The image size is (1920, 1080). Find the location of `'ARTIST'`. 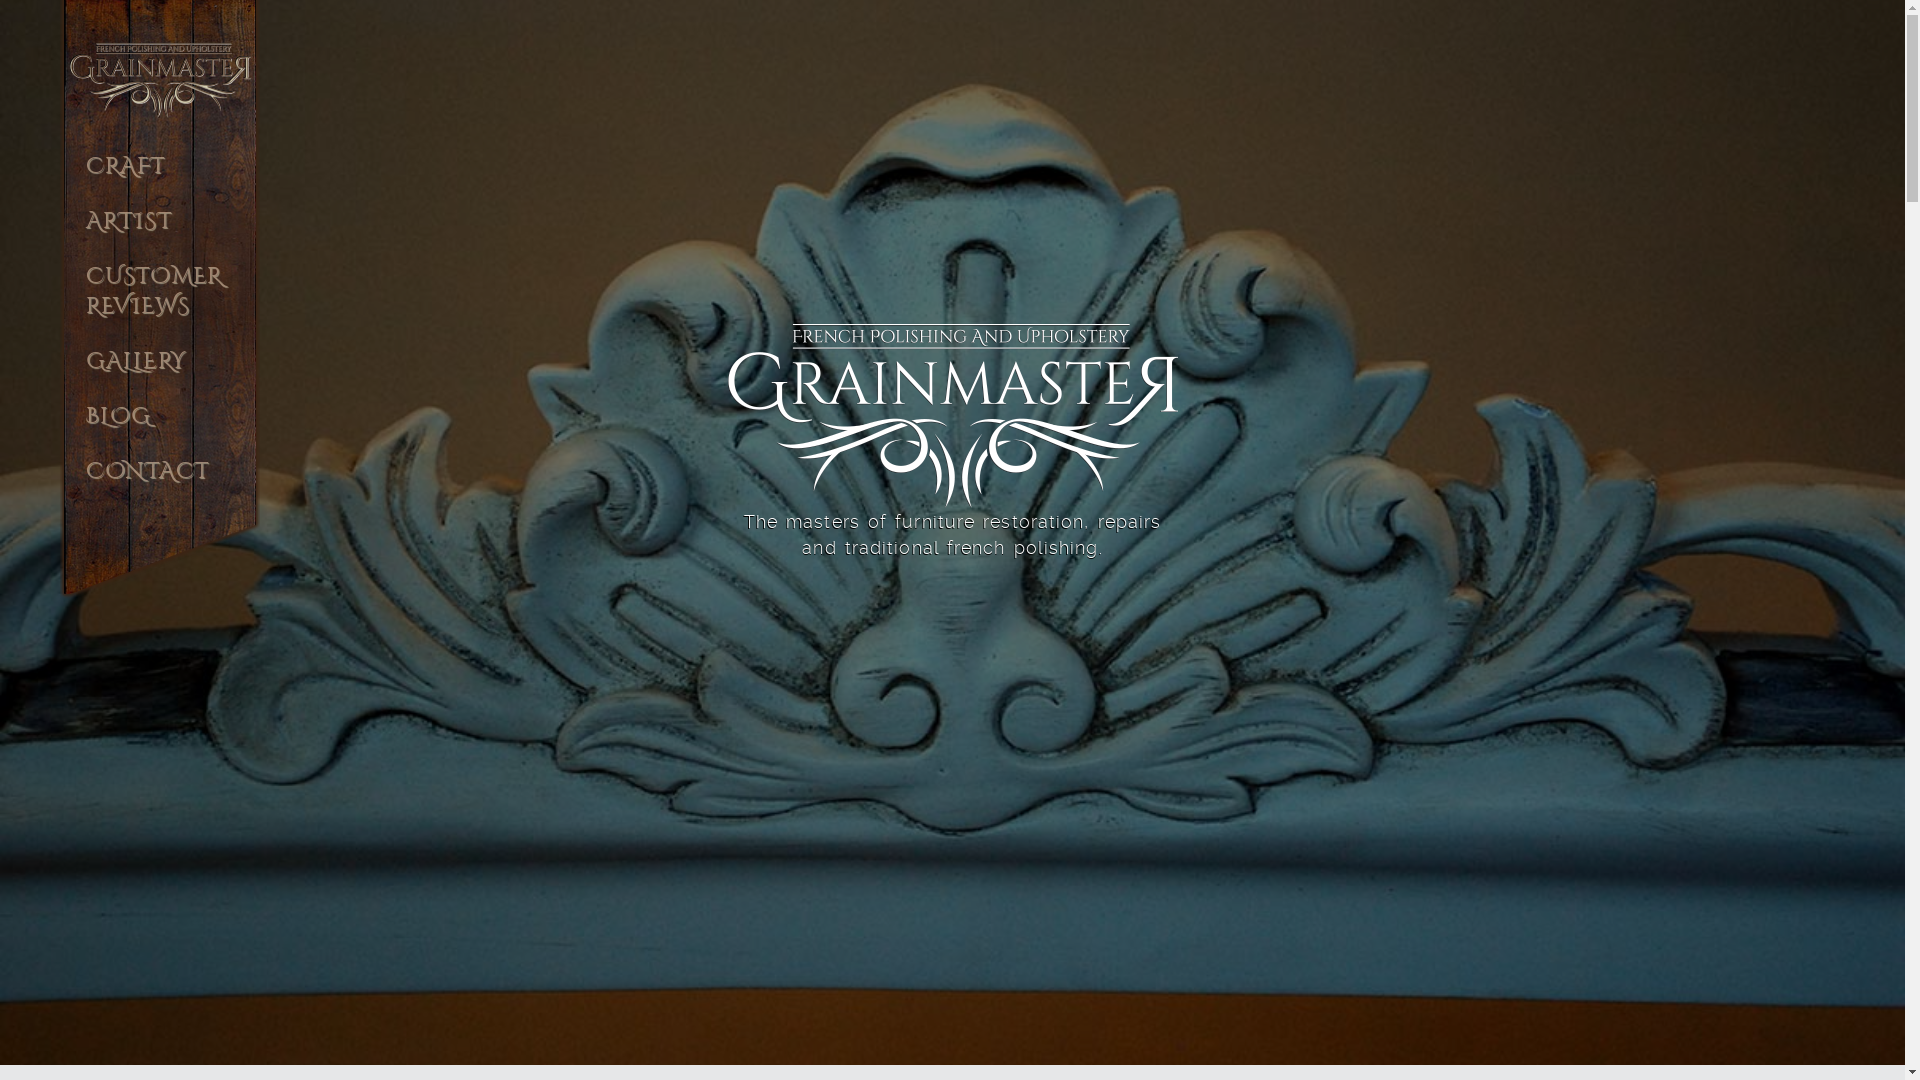

'ARTIST' is located at coordinates (158, 232).